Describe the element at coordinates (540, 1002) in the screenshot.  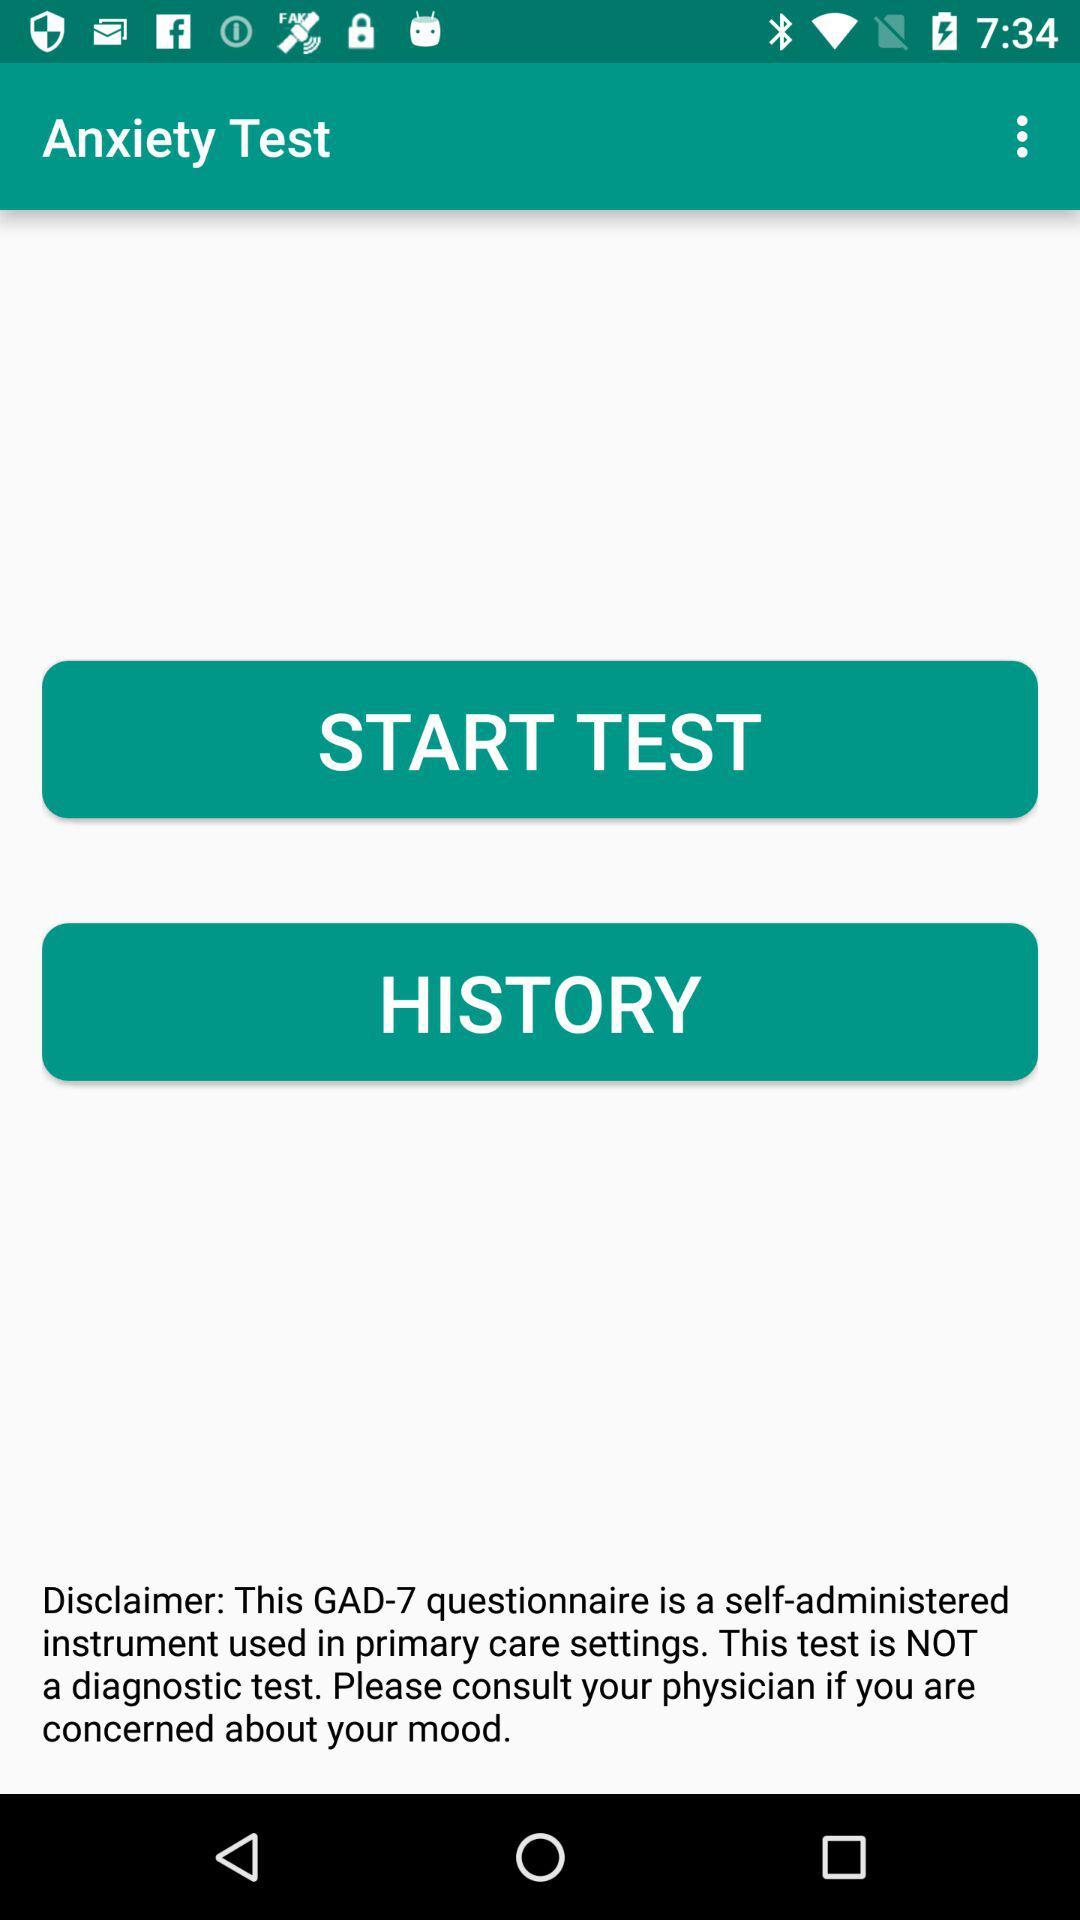
I see `history icon` at that location.